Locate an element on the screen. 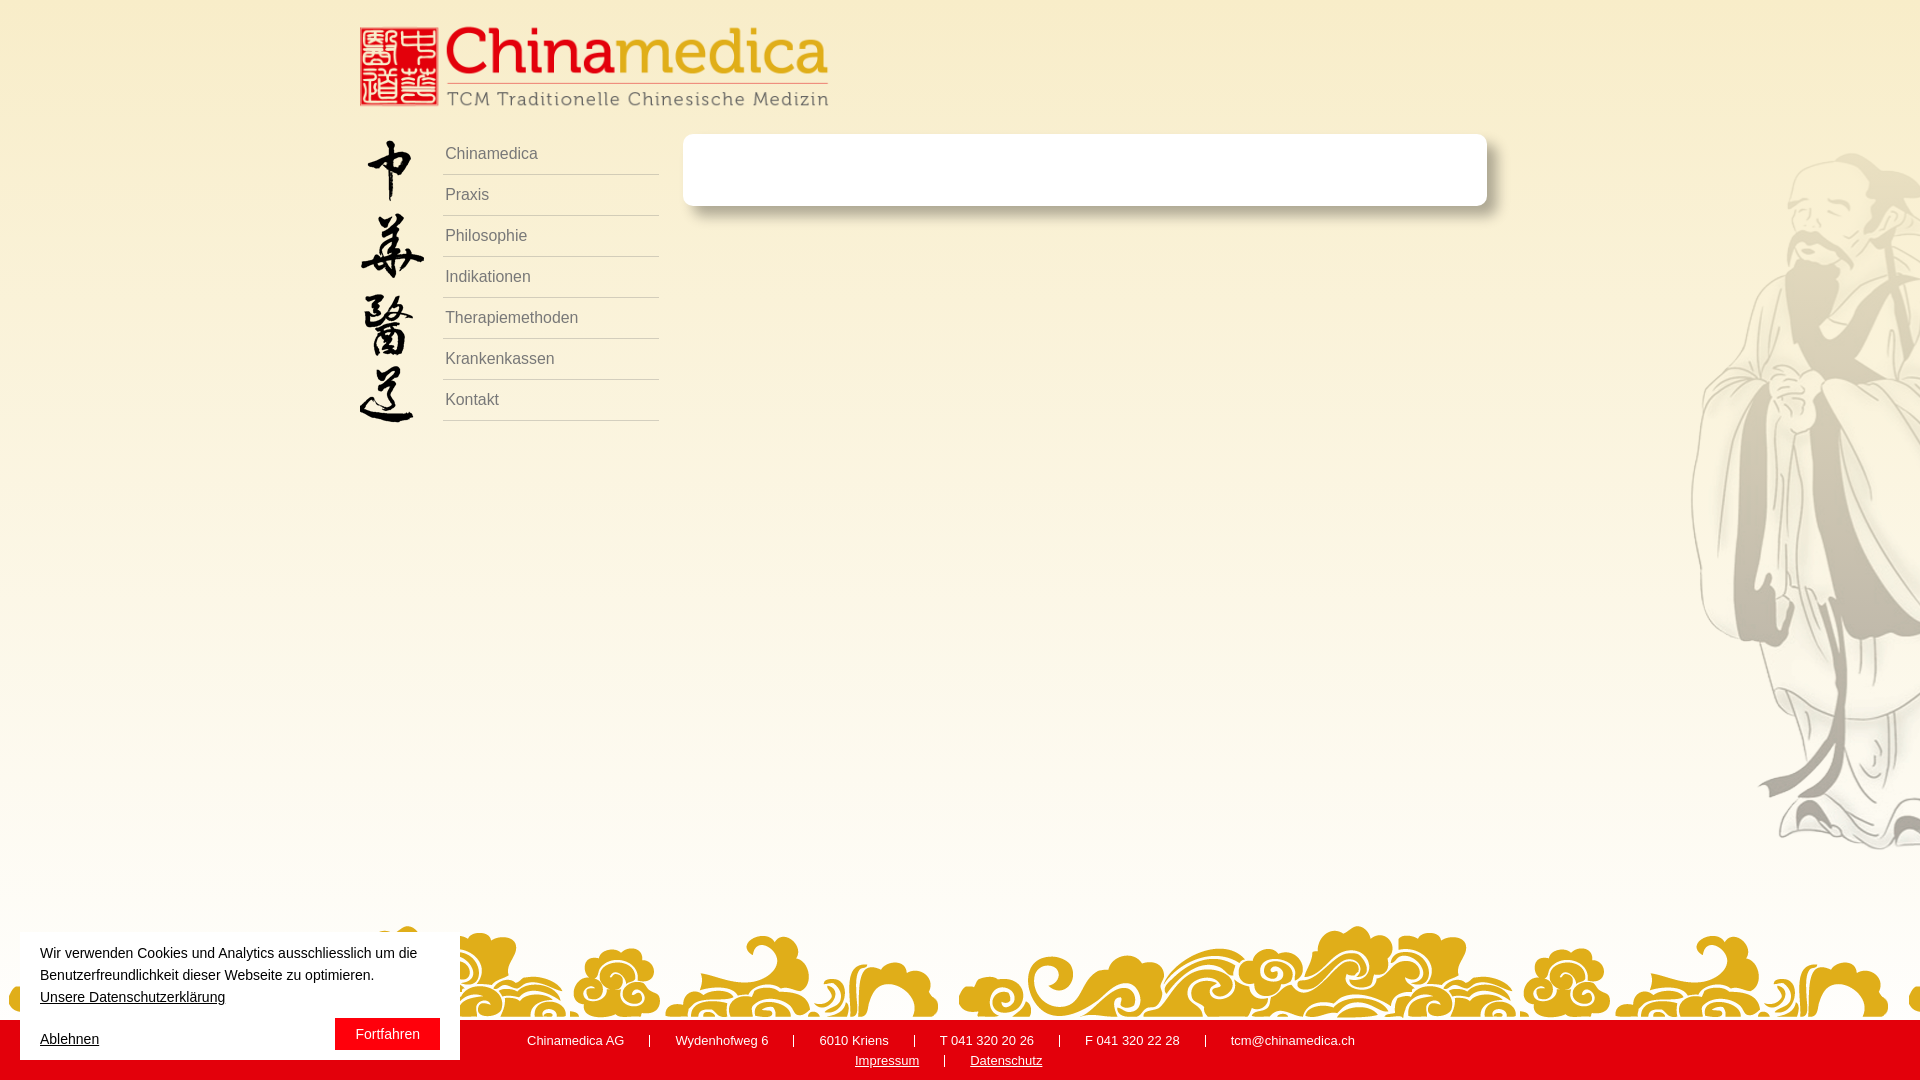  'Datenschutz' is located at coordinates (1006, 1059).